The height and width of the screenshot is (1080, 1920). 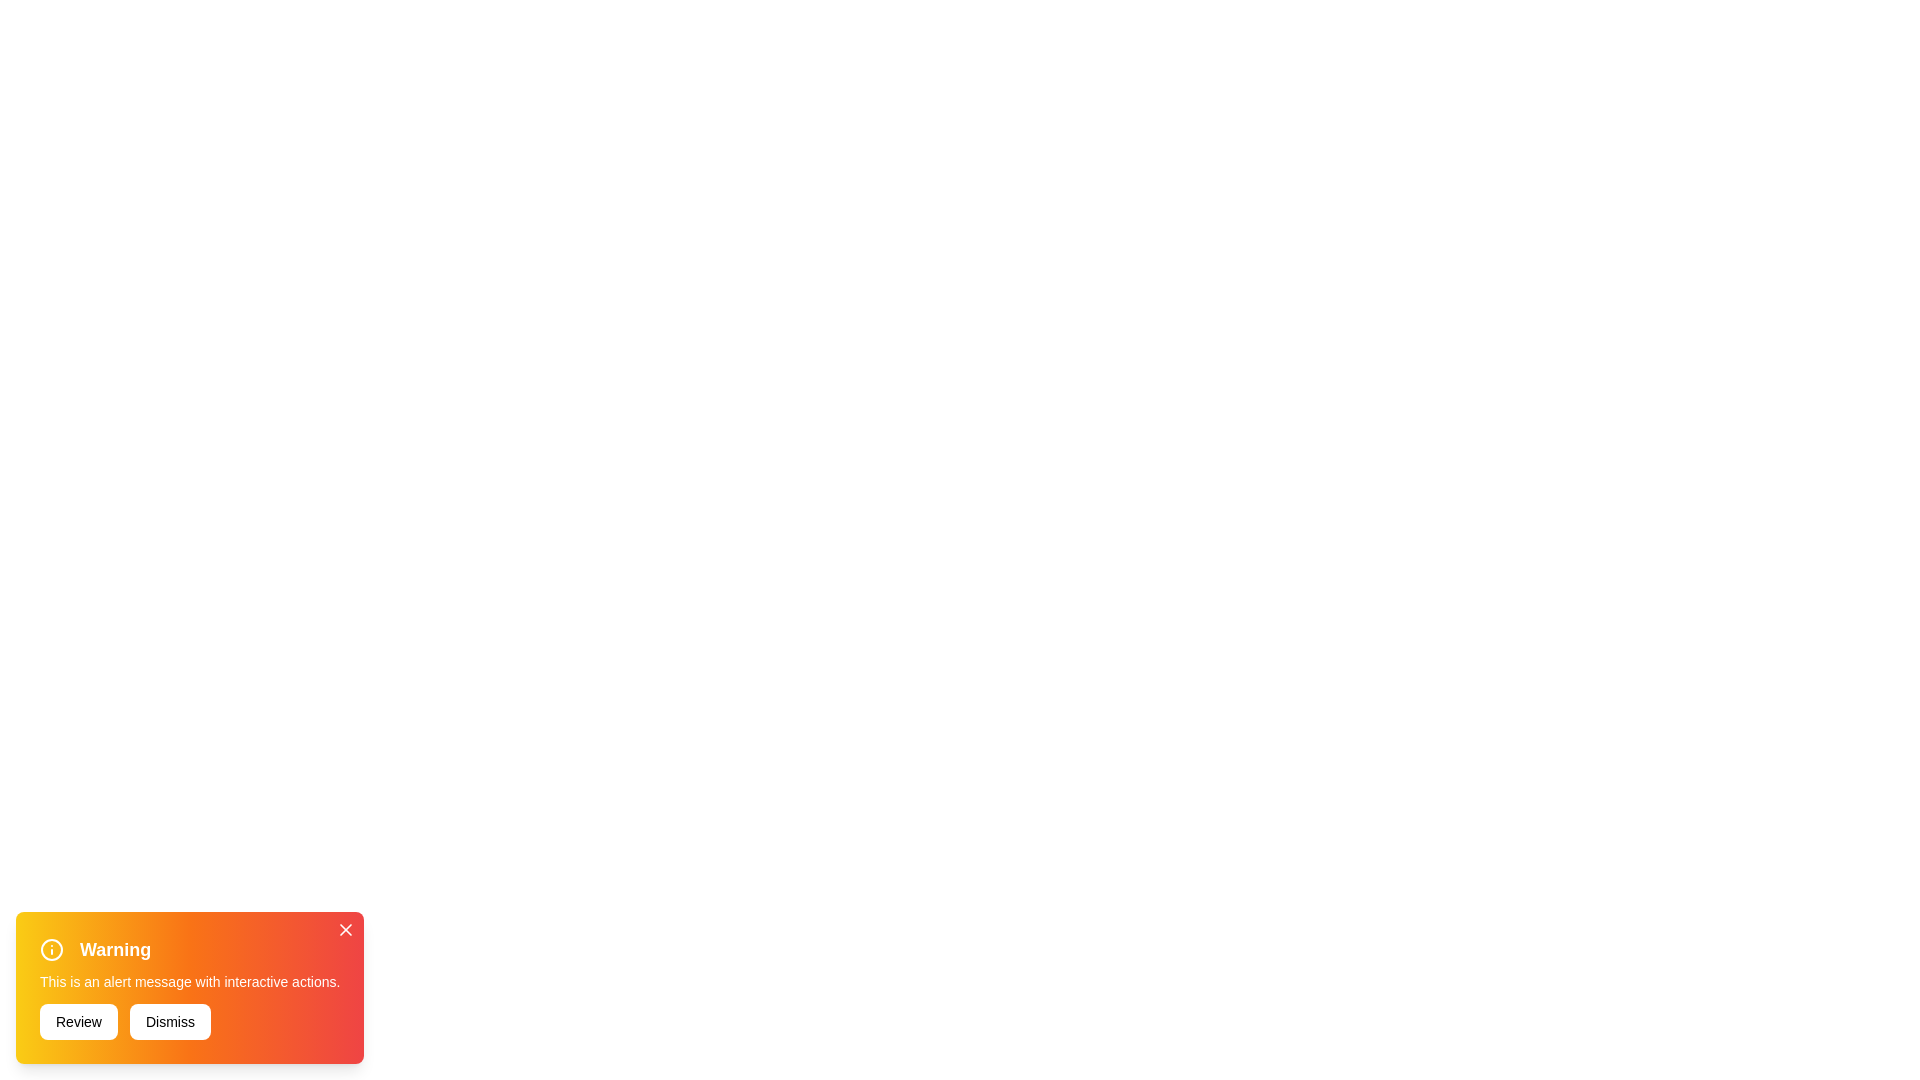 I want to click on the interactive element Close Icon of the notification banner, so click(x=346, y=929).